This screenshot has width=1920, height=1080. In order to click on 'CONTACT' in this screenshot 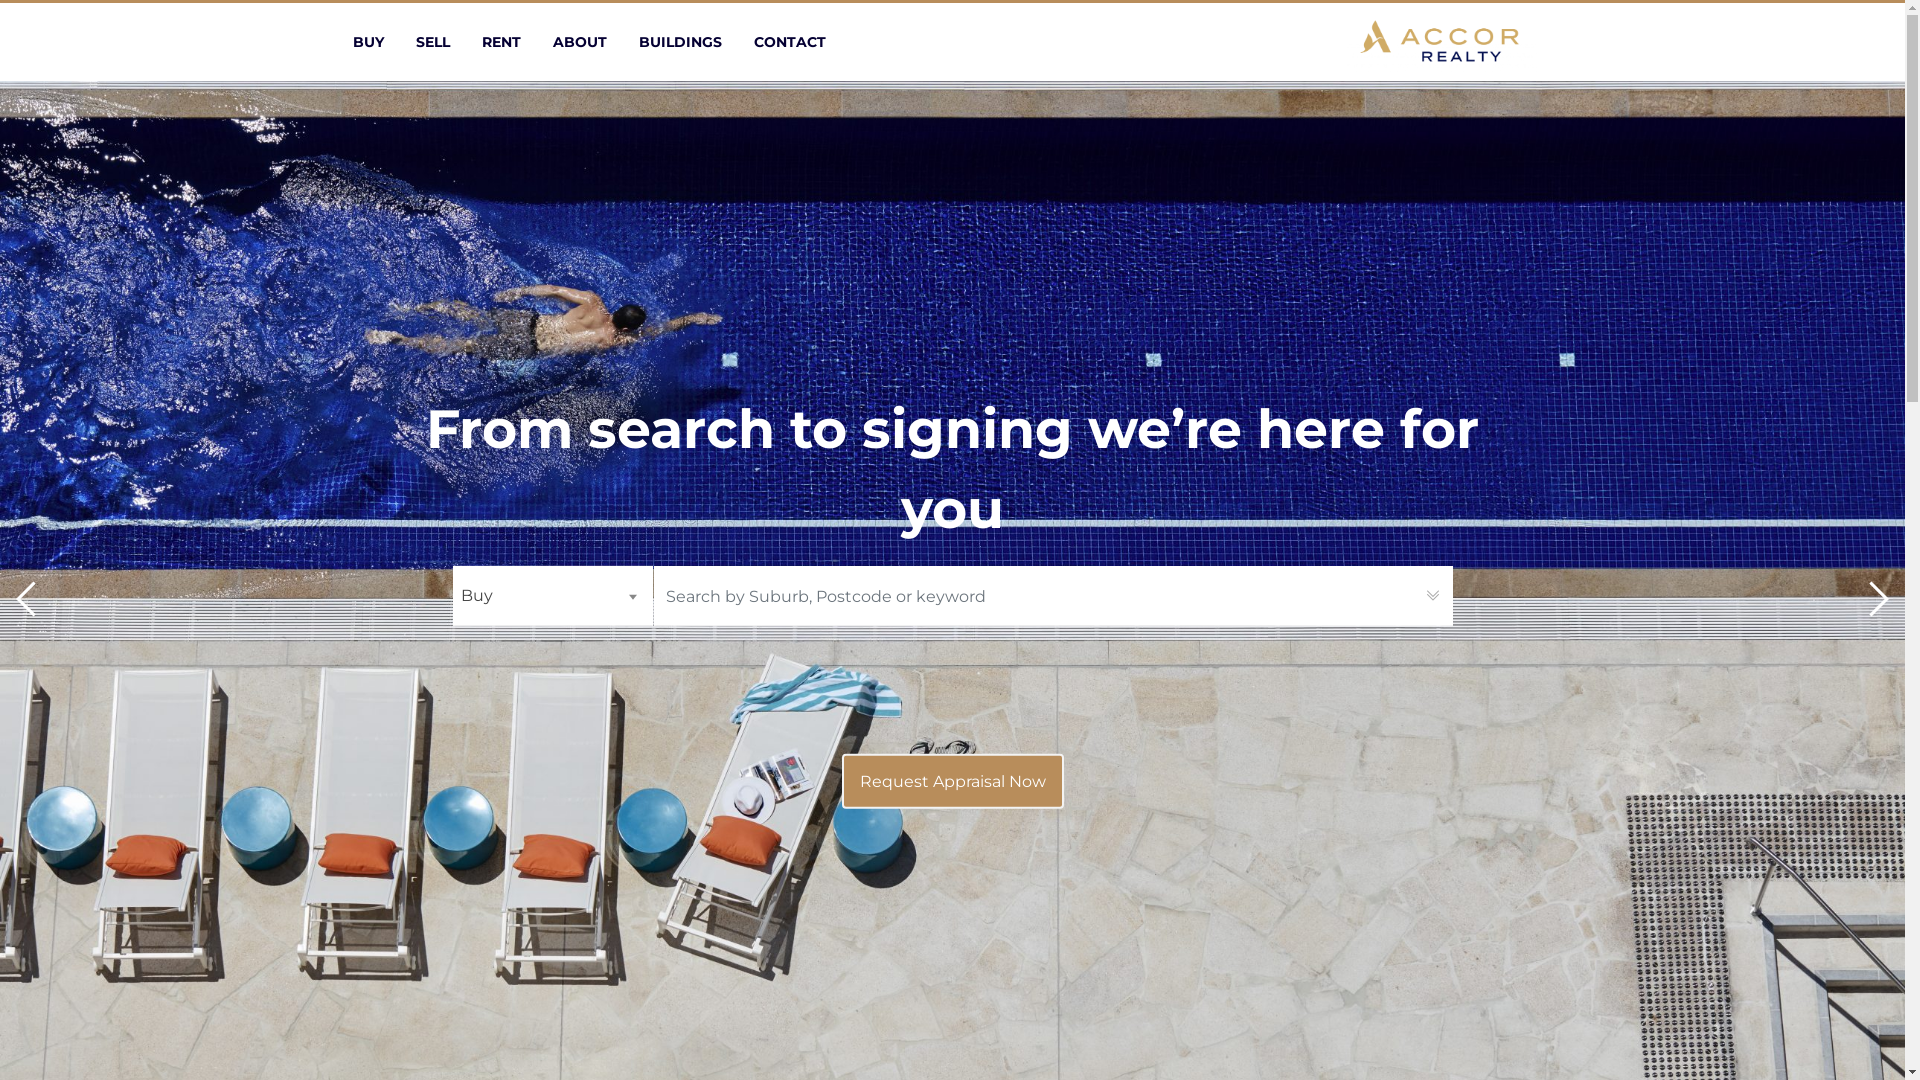, I will do `click(752, 42)`.